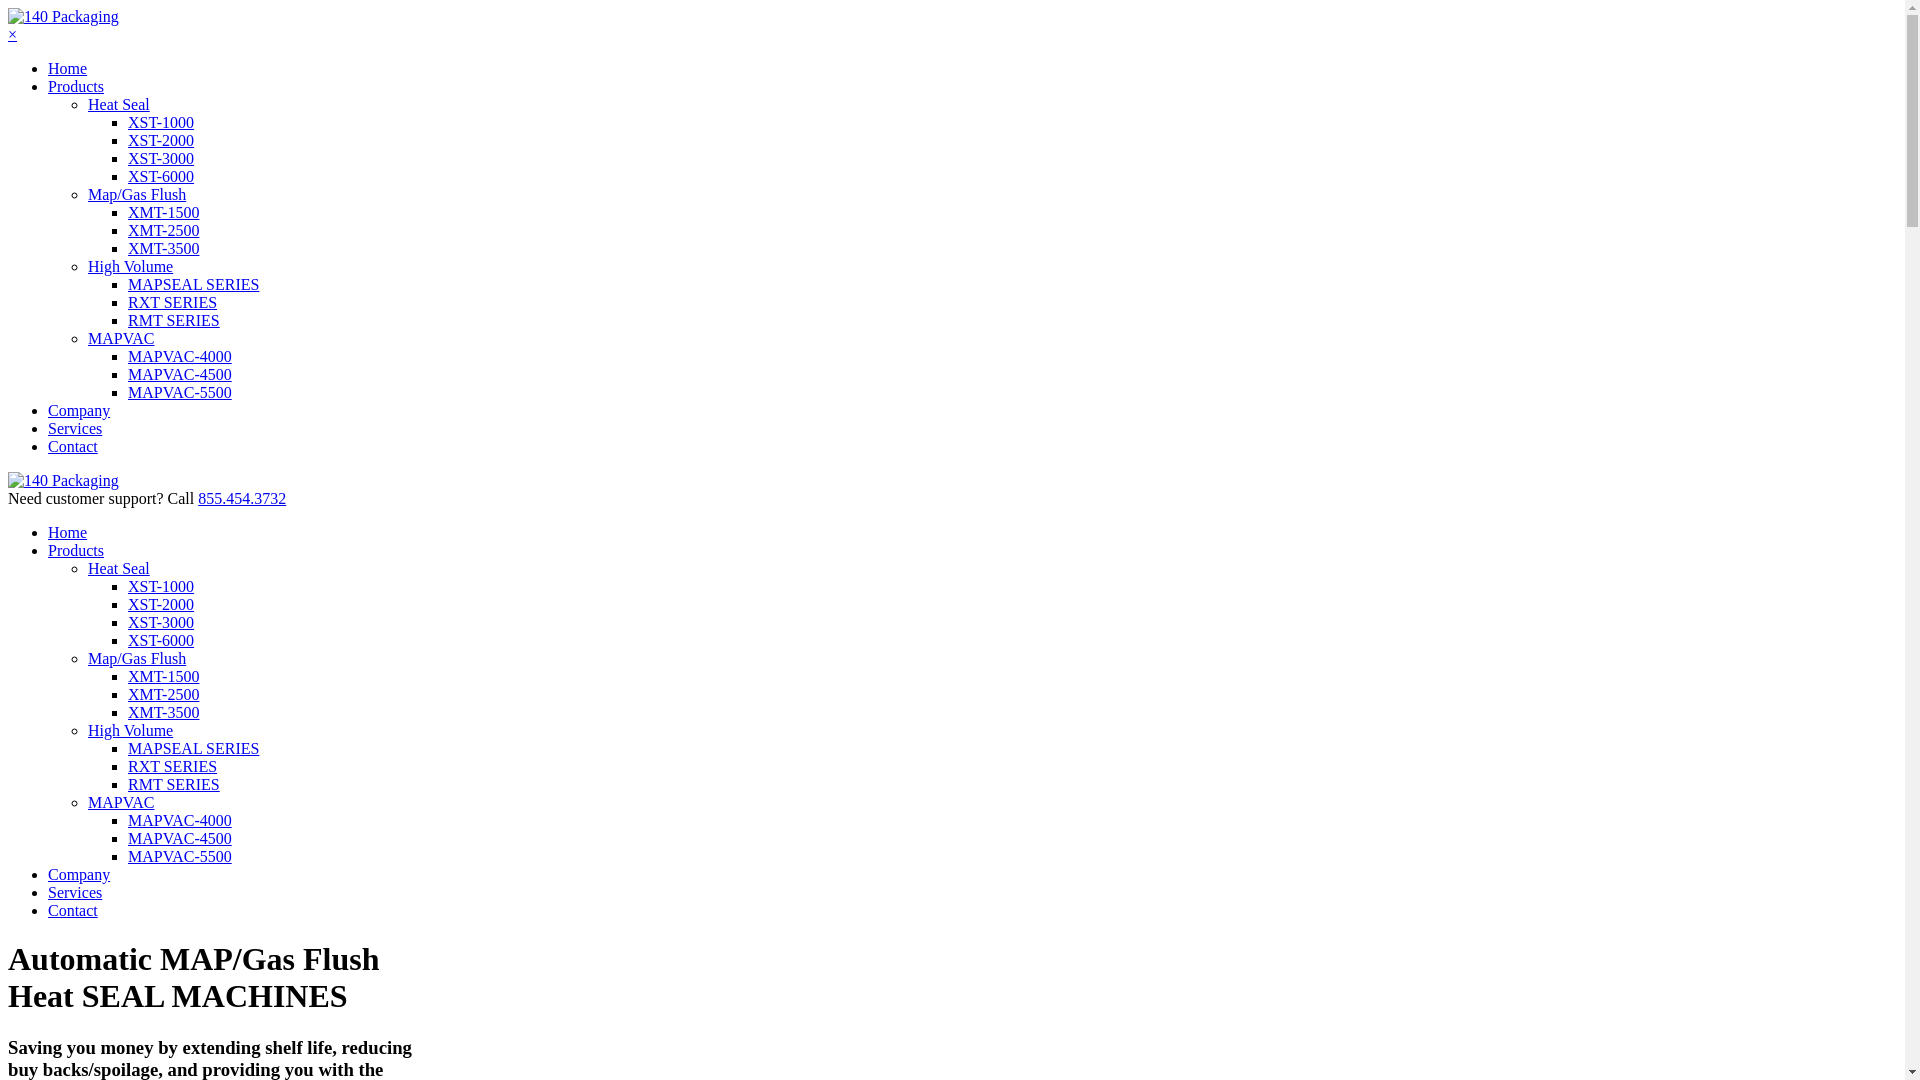 This screenshot has width=1920, height=1080. What do you see at coordinates (161, 139) in the screenshot?
I see `'XST-2000'` at bounding box center [161, 139].